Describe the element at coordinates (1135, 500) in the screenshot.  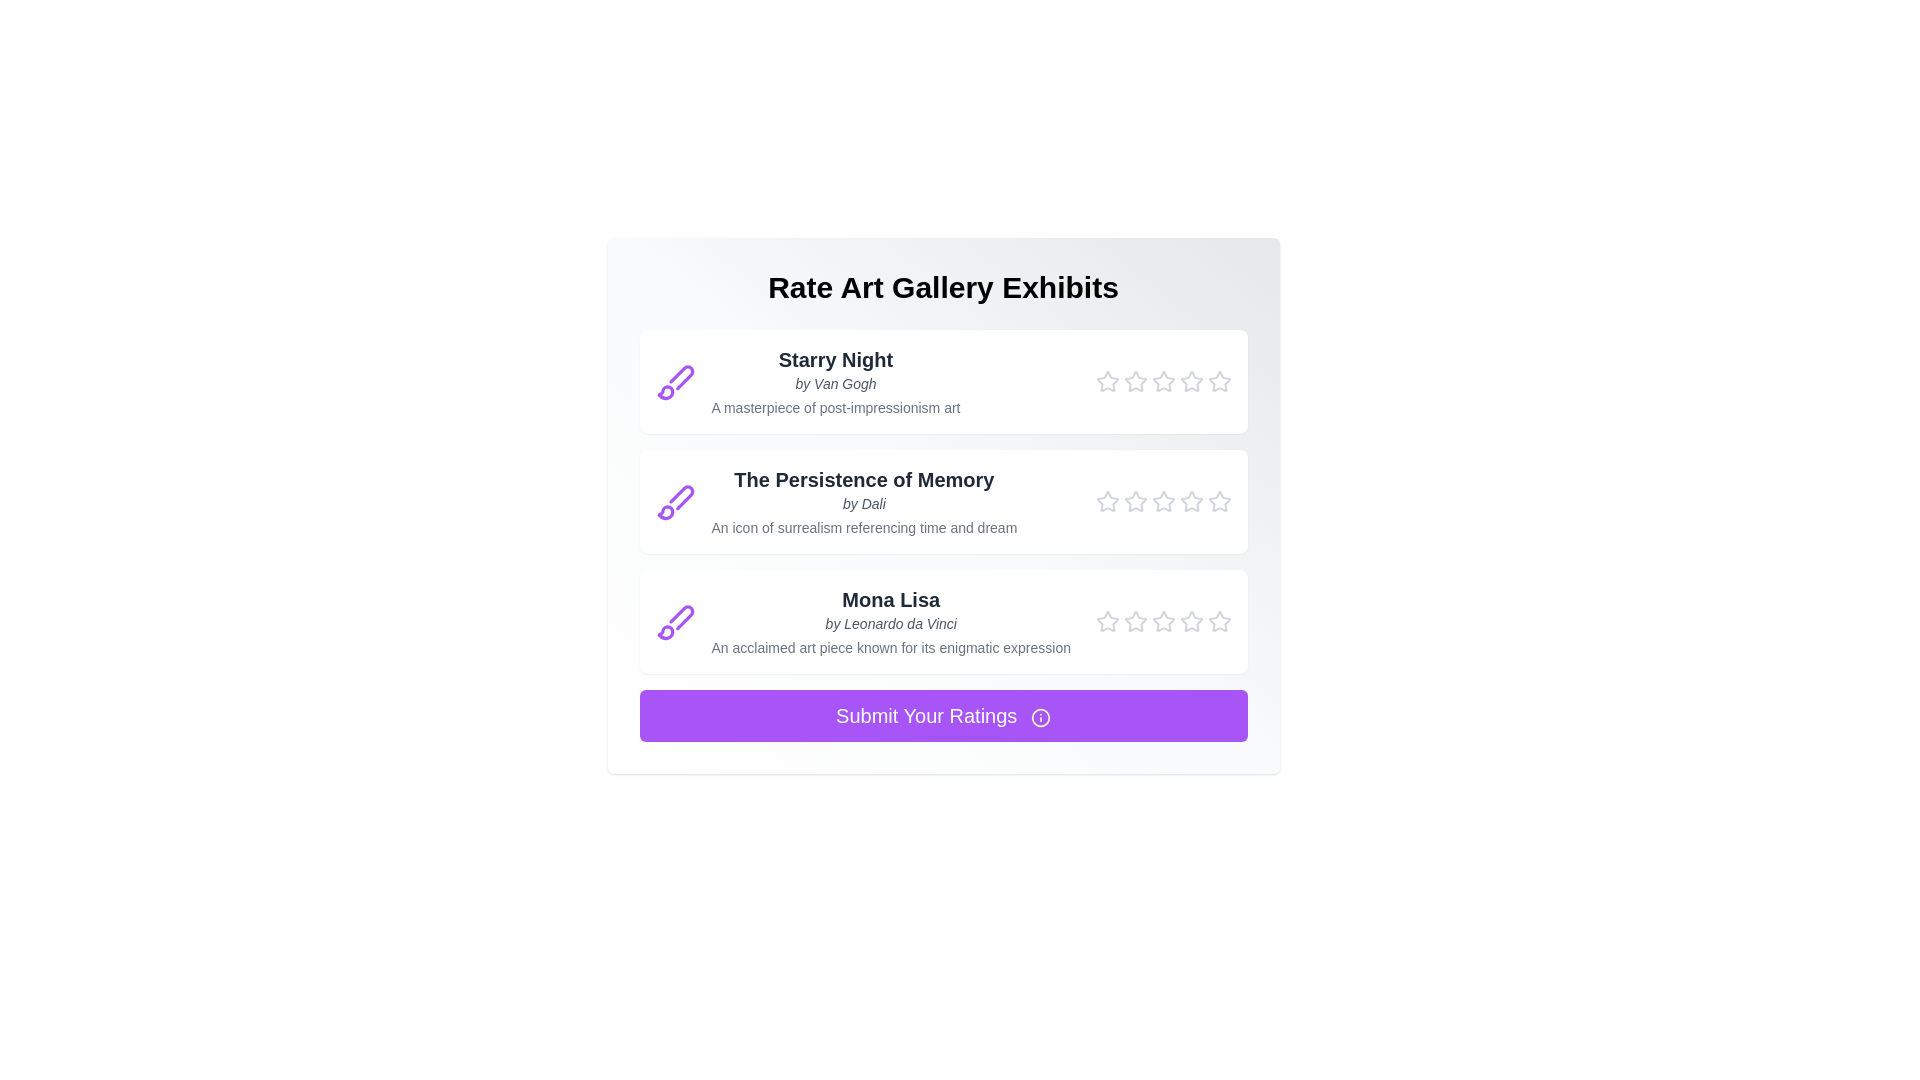
I see `the star corresponding to 2 for the painting titled The Persistence of Memory to set its rating` at that location.